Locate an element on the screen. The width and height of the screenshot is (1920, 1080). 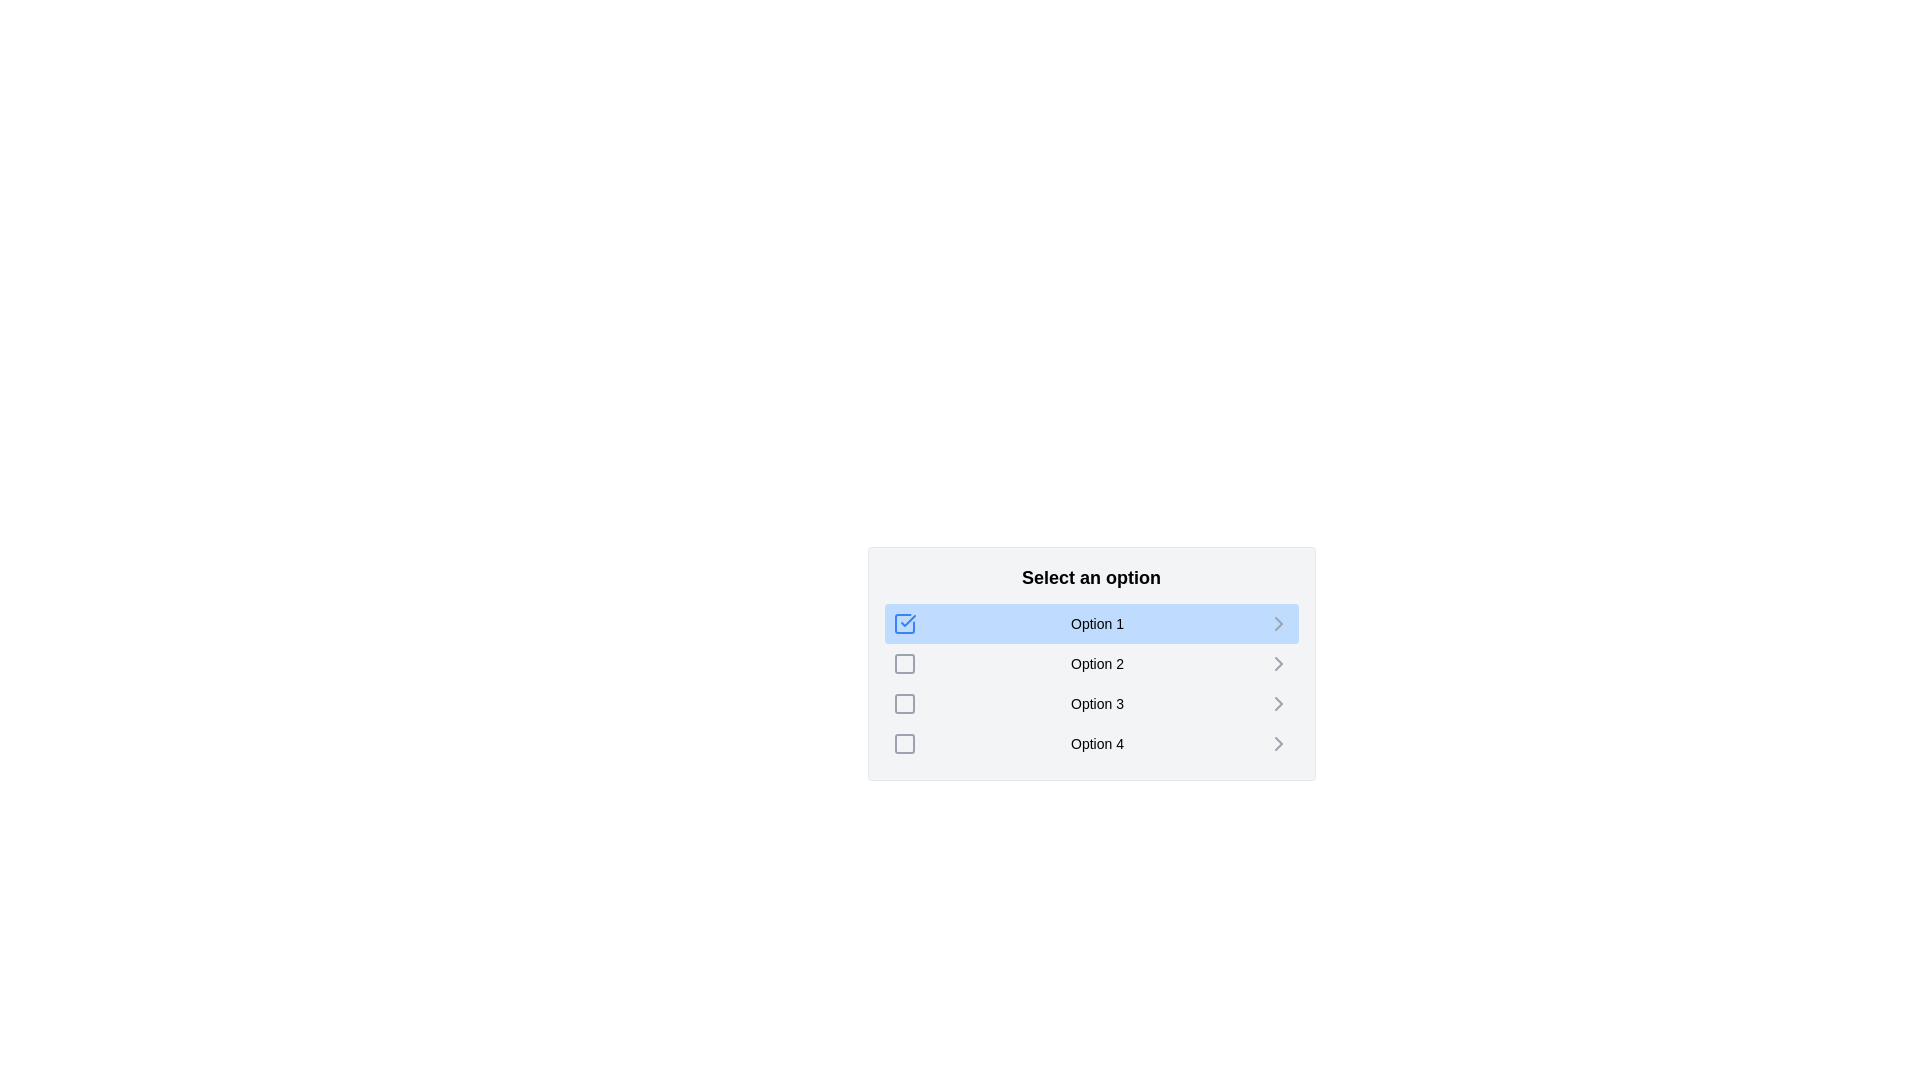
the checkbox corresponding to Option 4 is located at coordinates (903, 744).